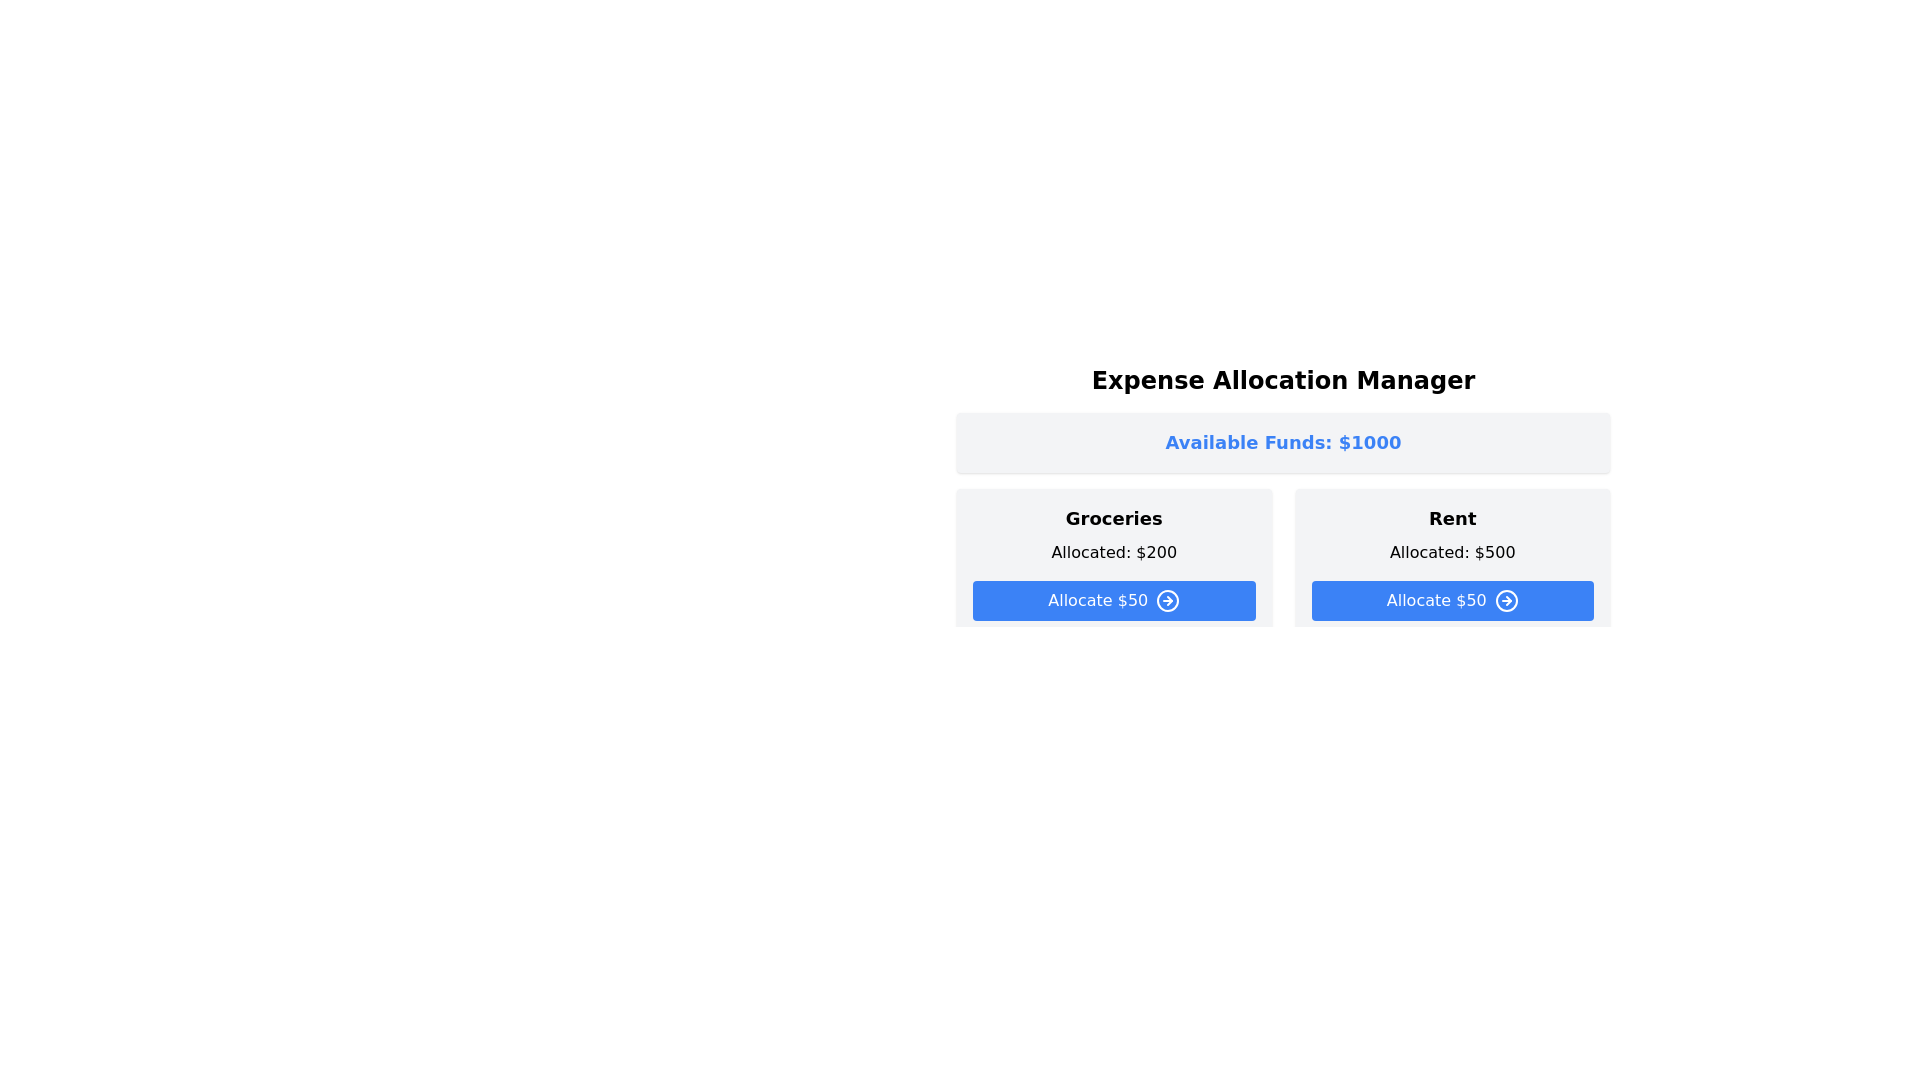 Image resolution: width=1920 pixels, height=1080 pixels. I want to click on the rectangular button with a blue background and white text 'Allocate $50' located beneath the 'Allocated: $200' text in the 'Groceries' card, so click(1113, 600).